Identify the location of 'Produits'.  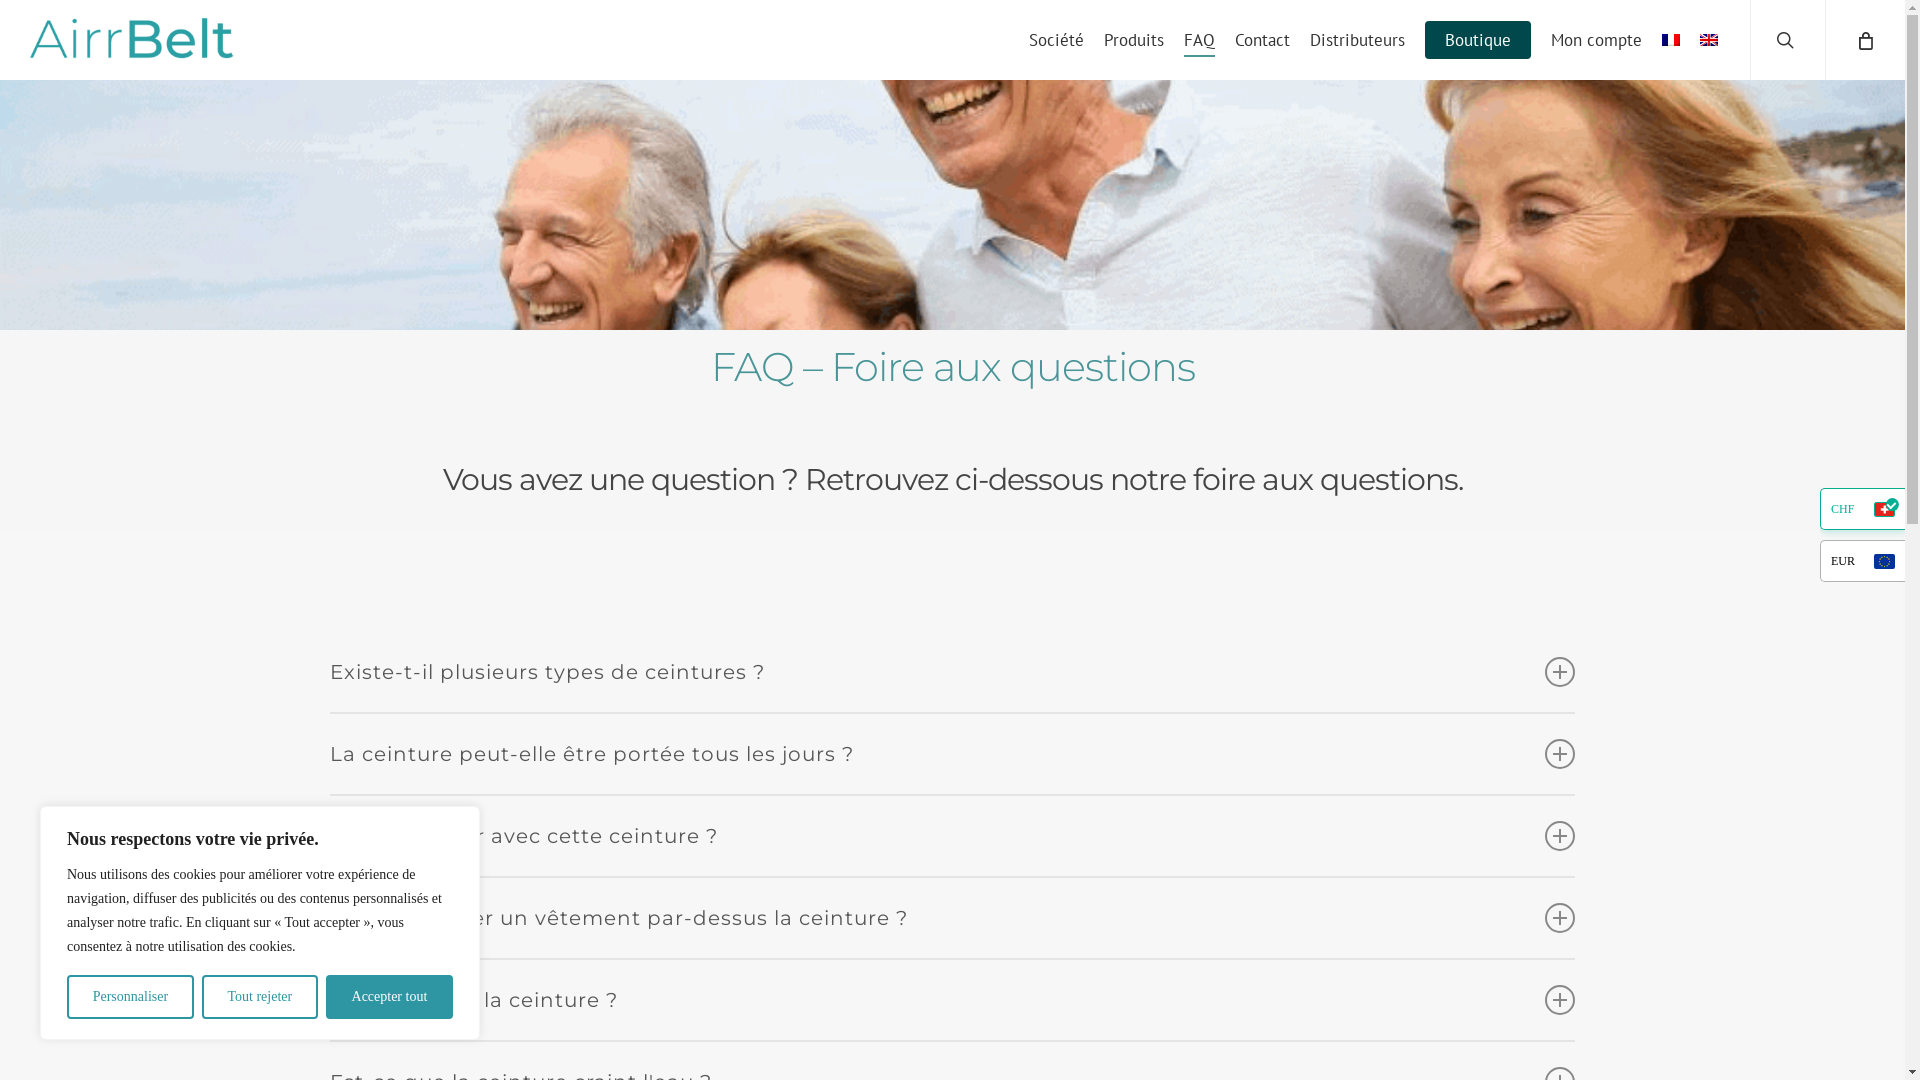
(1133, 39).